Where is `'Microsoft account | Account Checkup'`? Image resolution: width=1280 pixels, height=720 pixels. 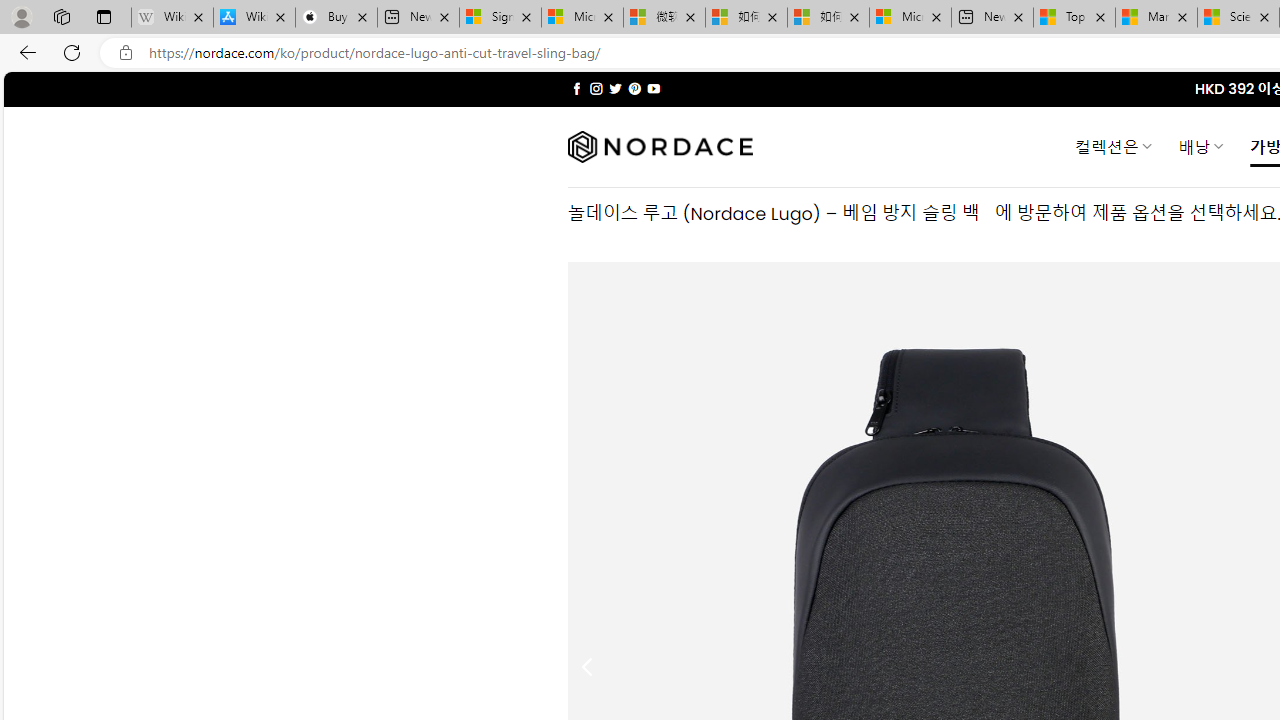 'Microsoft account | Account Checkup' is located at coordinates (909, 17).